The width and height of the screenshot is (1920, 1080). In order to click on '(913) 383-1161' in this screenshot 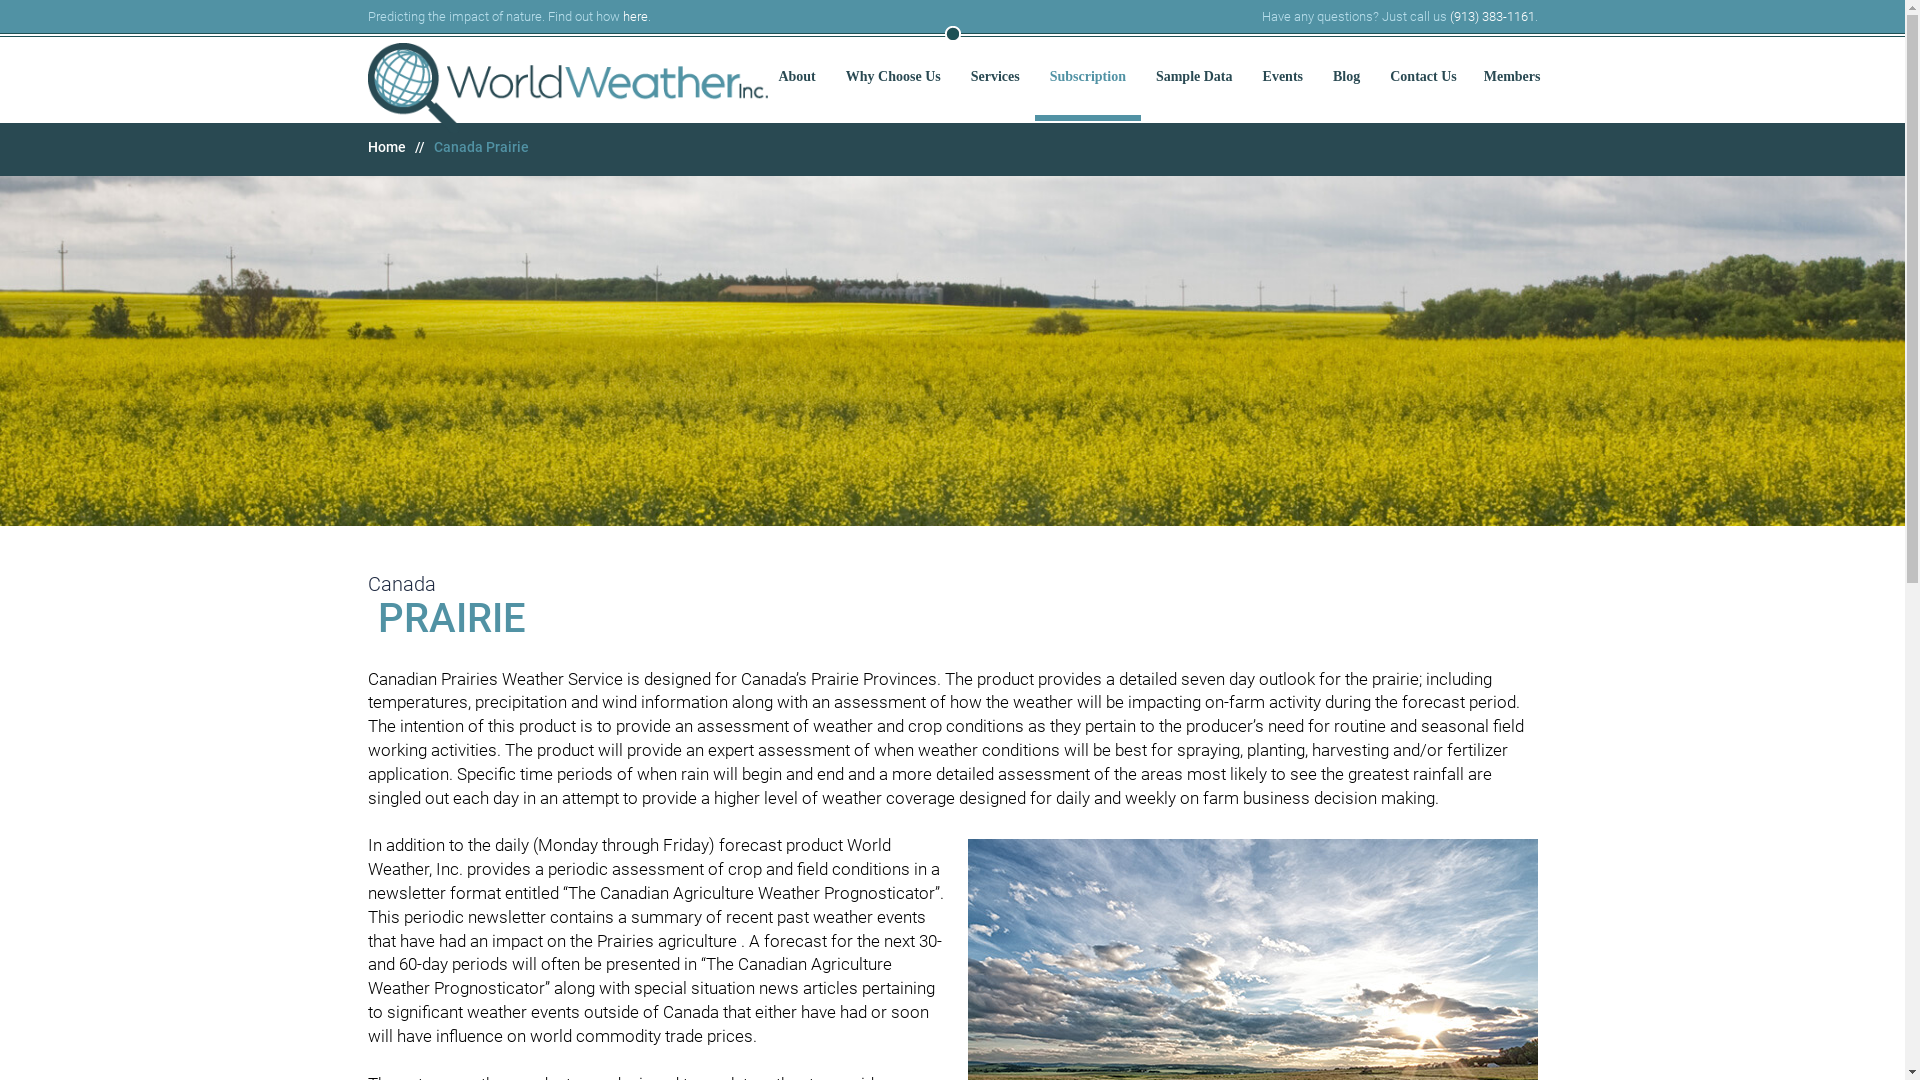, I will do `click(1492, 16)`.